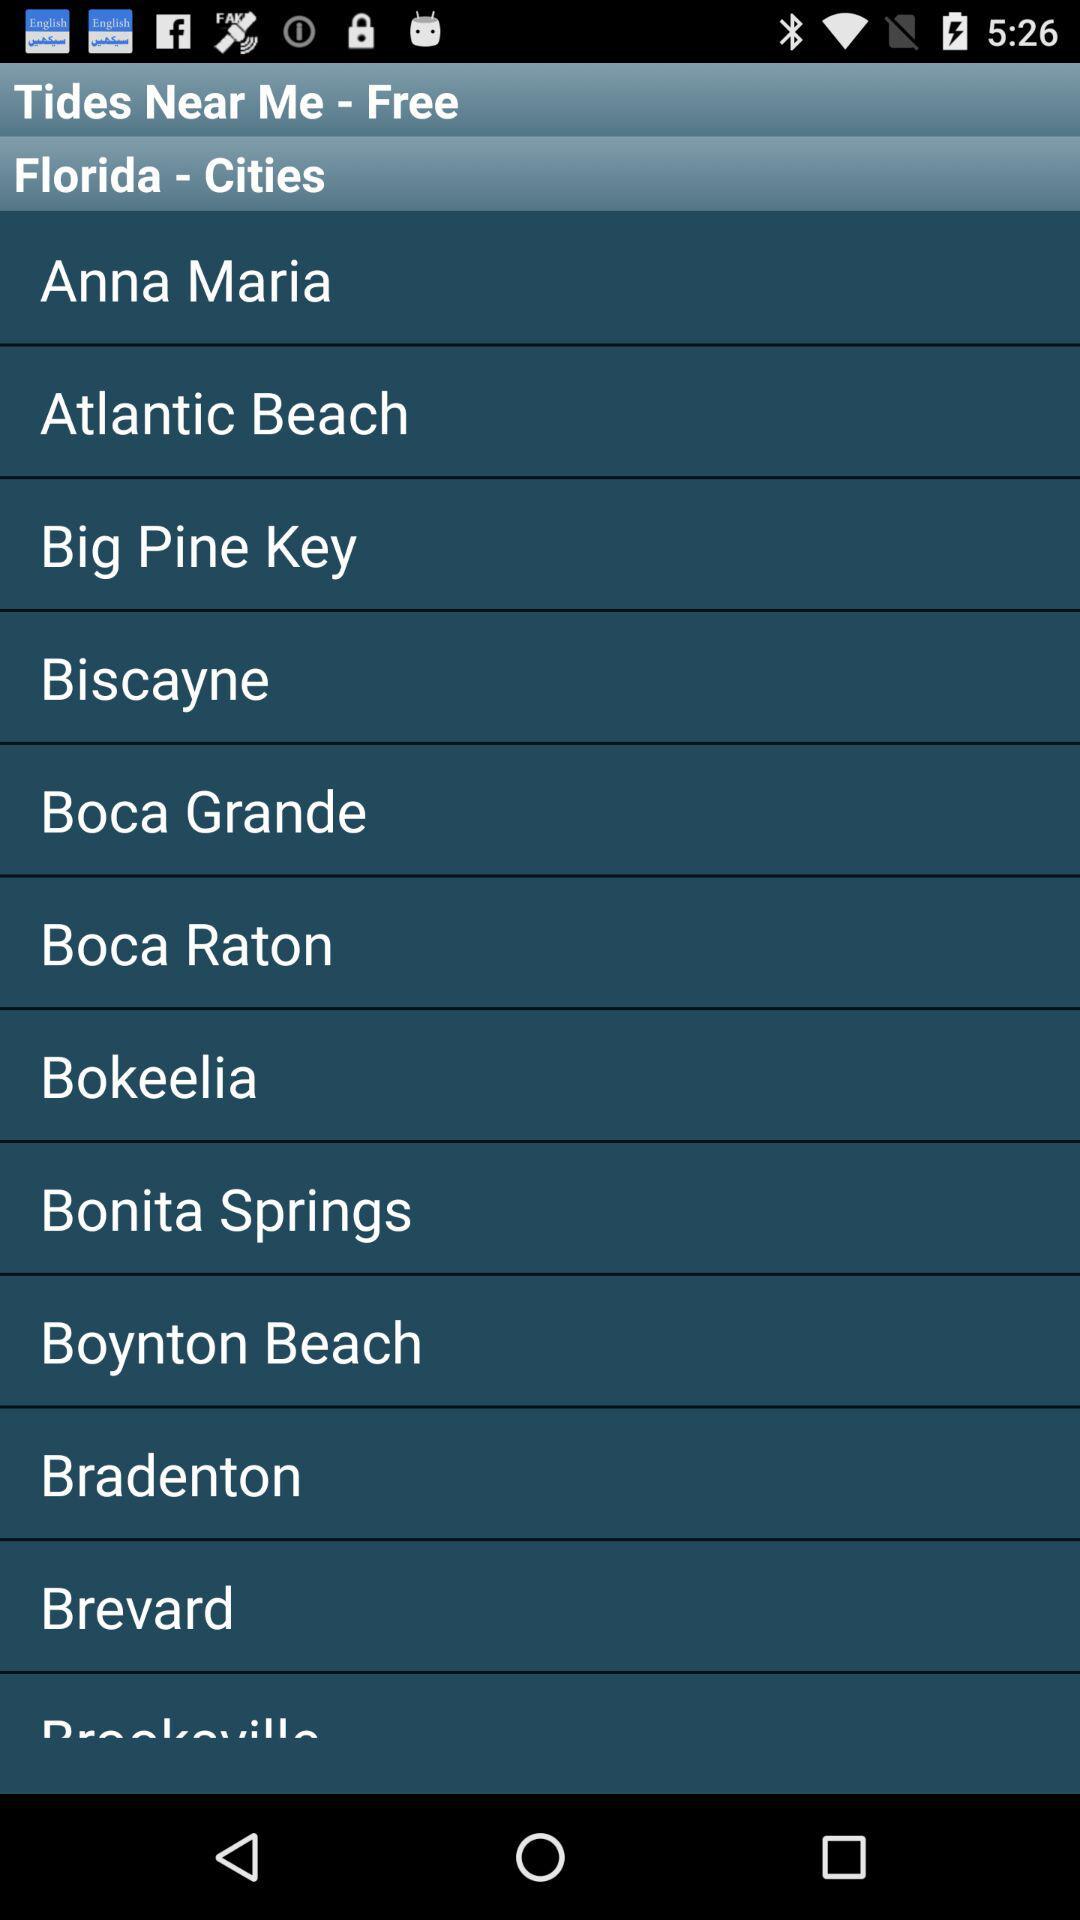 Image resolution: width=1080 pixels, height=1920 pixels. Describe the element at coordinates (540, 1732) in the screenshot. I see `the icon below brevard` at that location.